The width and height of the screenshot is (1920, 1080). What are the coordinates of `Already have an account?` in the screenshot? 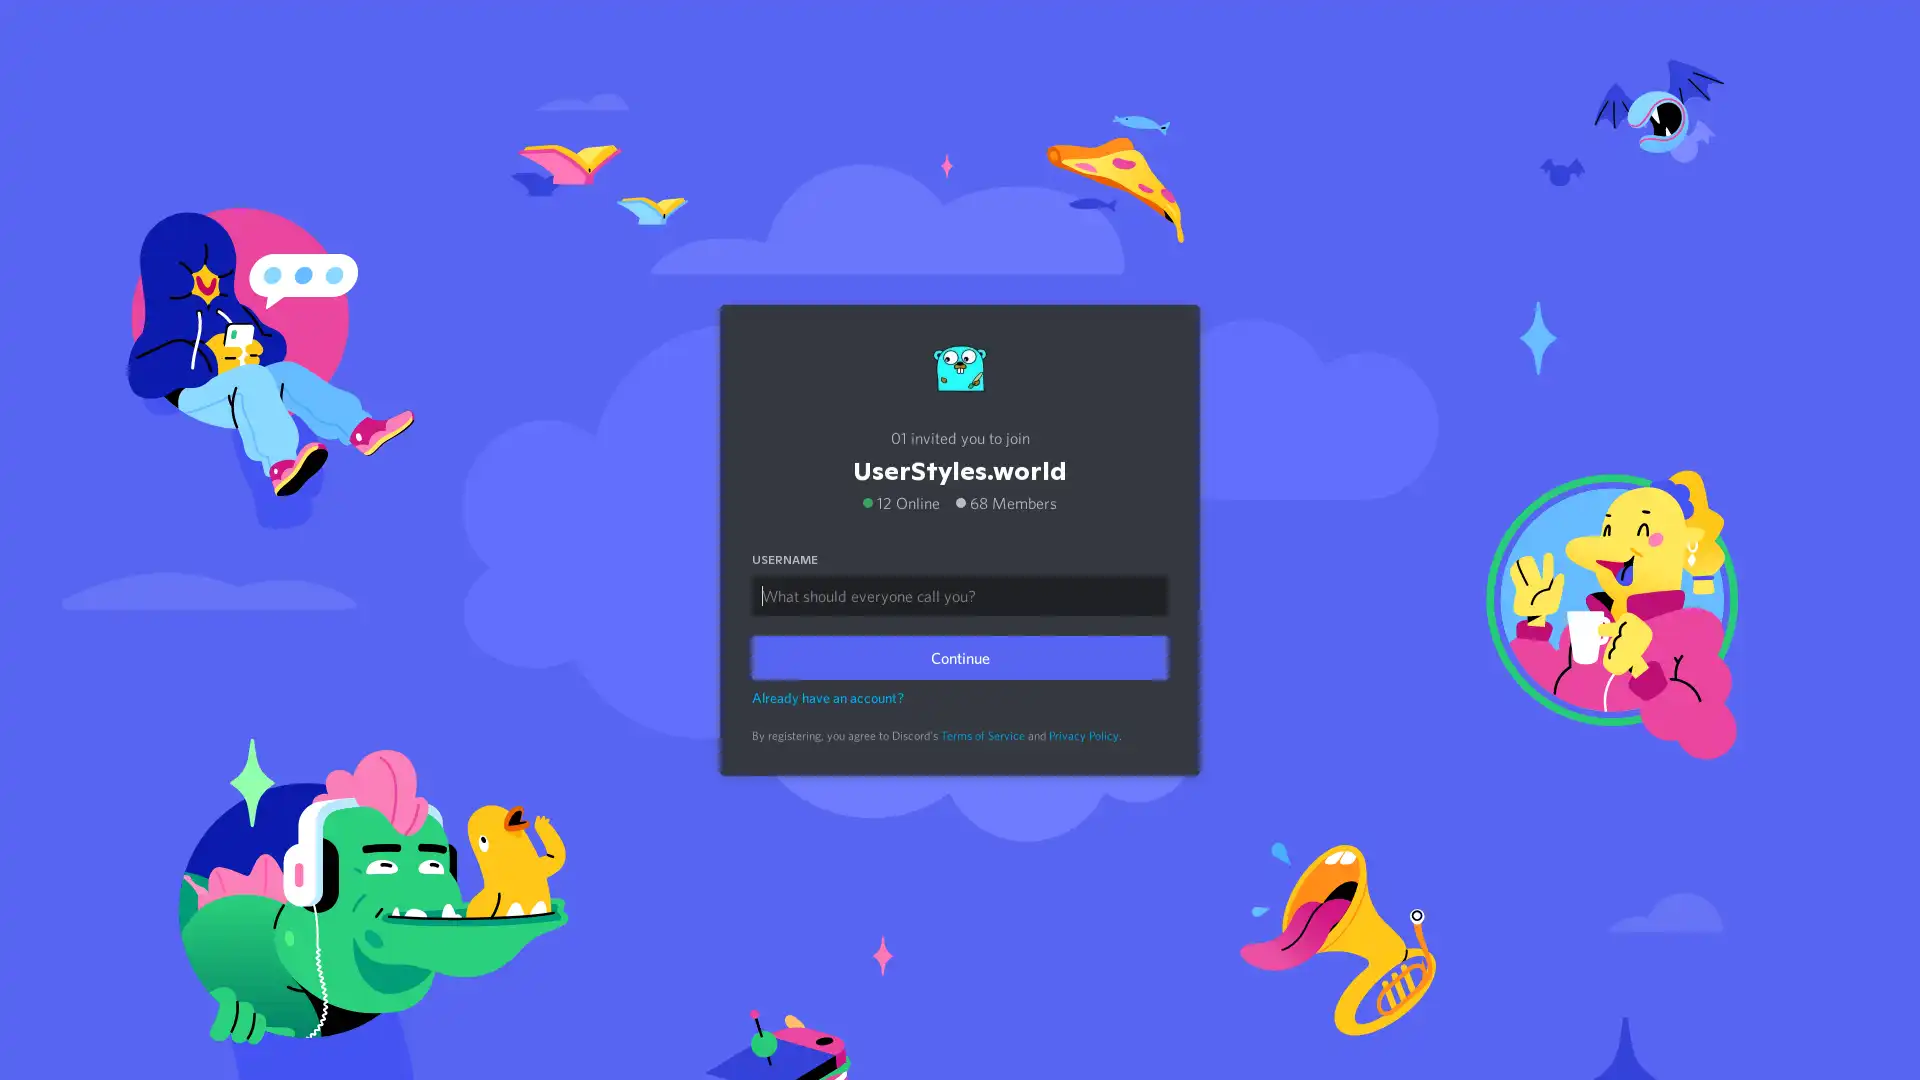 It's located at (828, 696).